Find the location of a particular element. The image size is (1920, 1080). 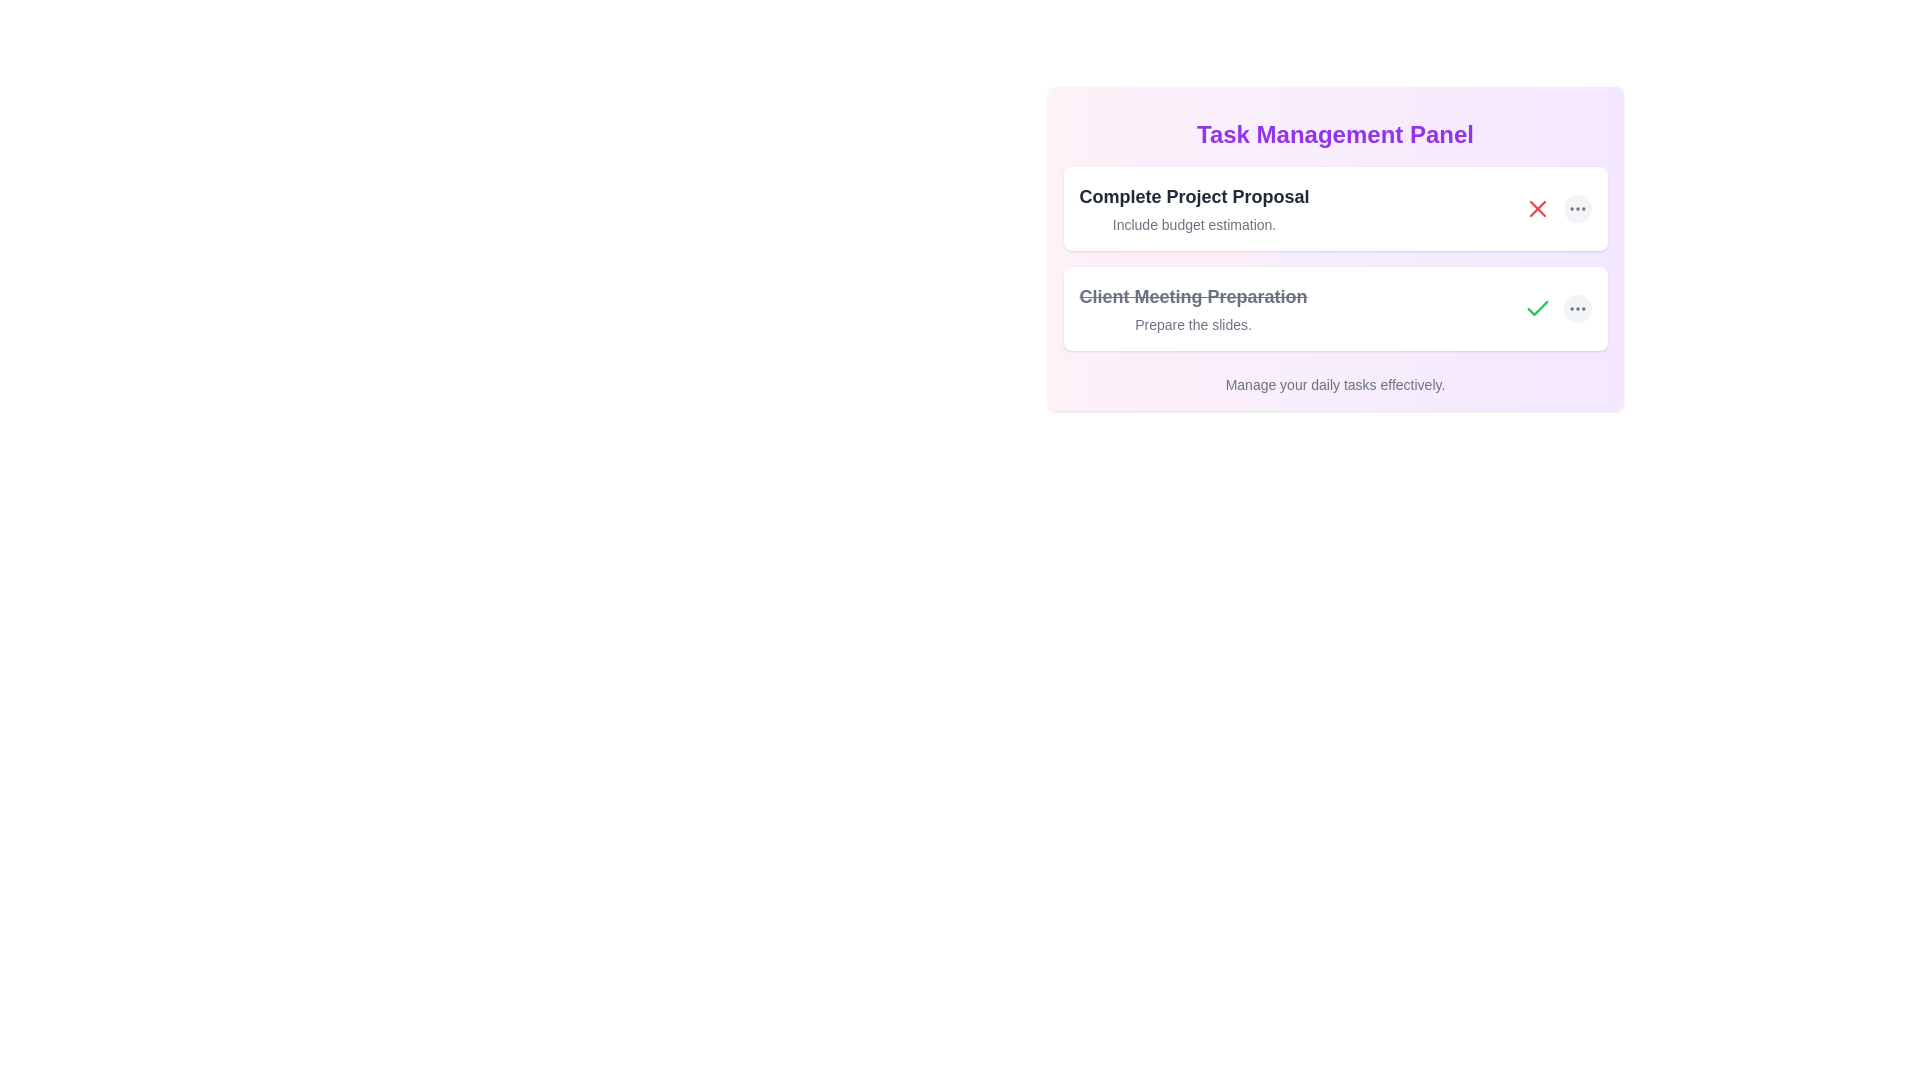

the circular red button with an 'X' icon located to the far right of the 'Complete Project Proposal' task in the task management panel is located at coordinates (1536, 208).